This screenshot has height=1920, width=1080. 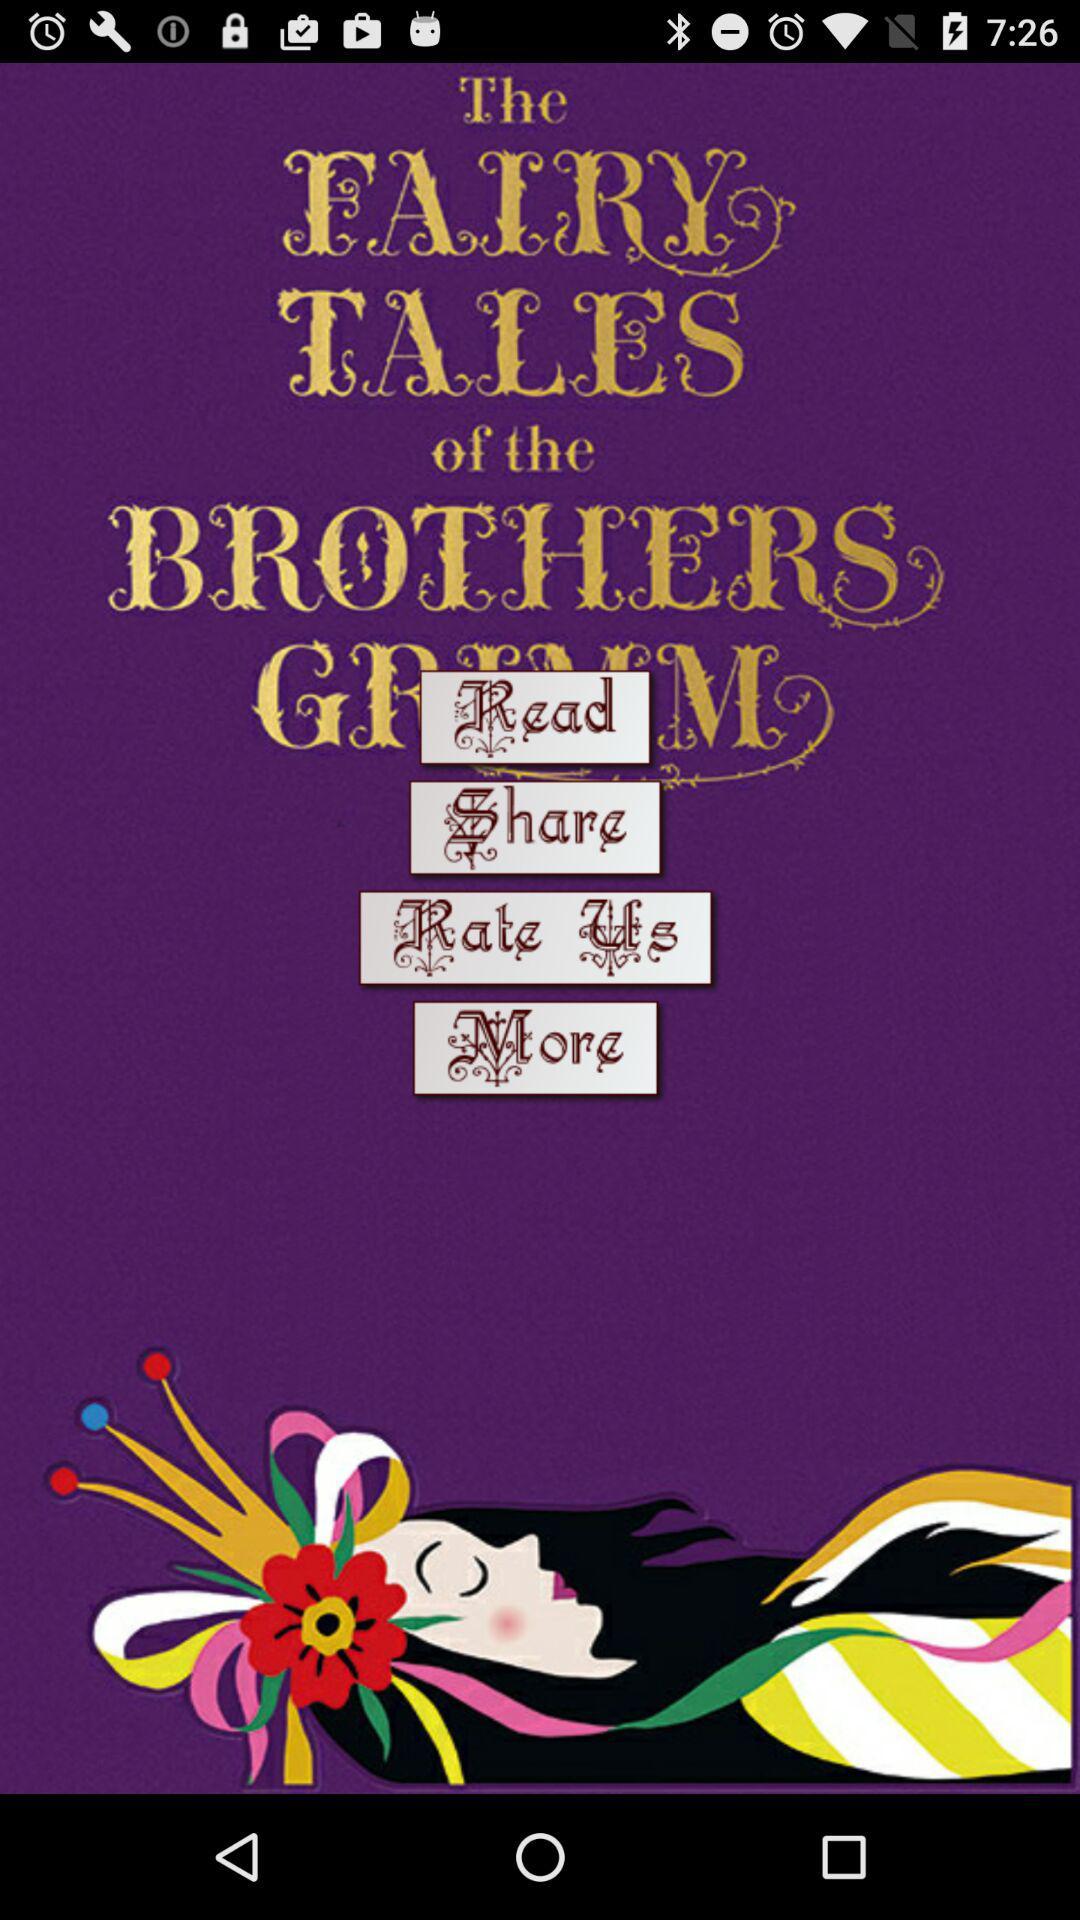 What do you see at coordinates (538, 832) in the screenshot?
I see `open the share menu` at bounding box center [538, 832].